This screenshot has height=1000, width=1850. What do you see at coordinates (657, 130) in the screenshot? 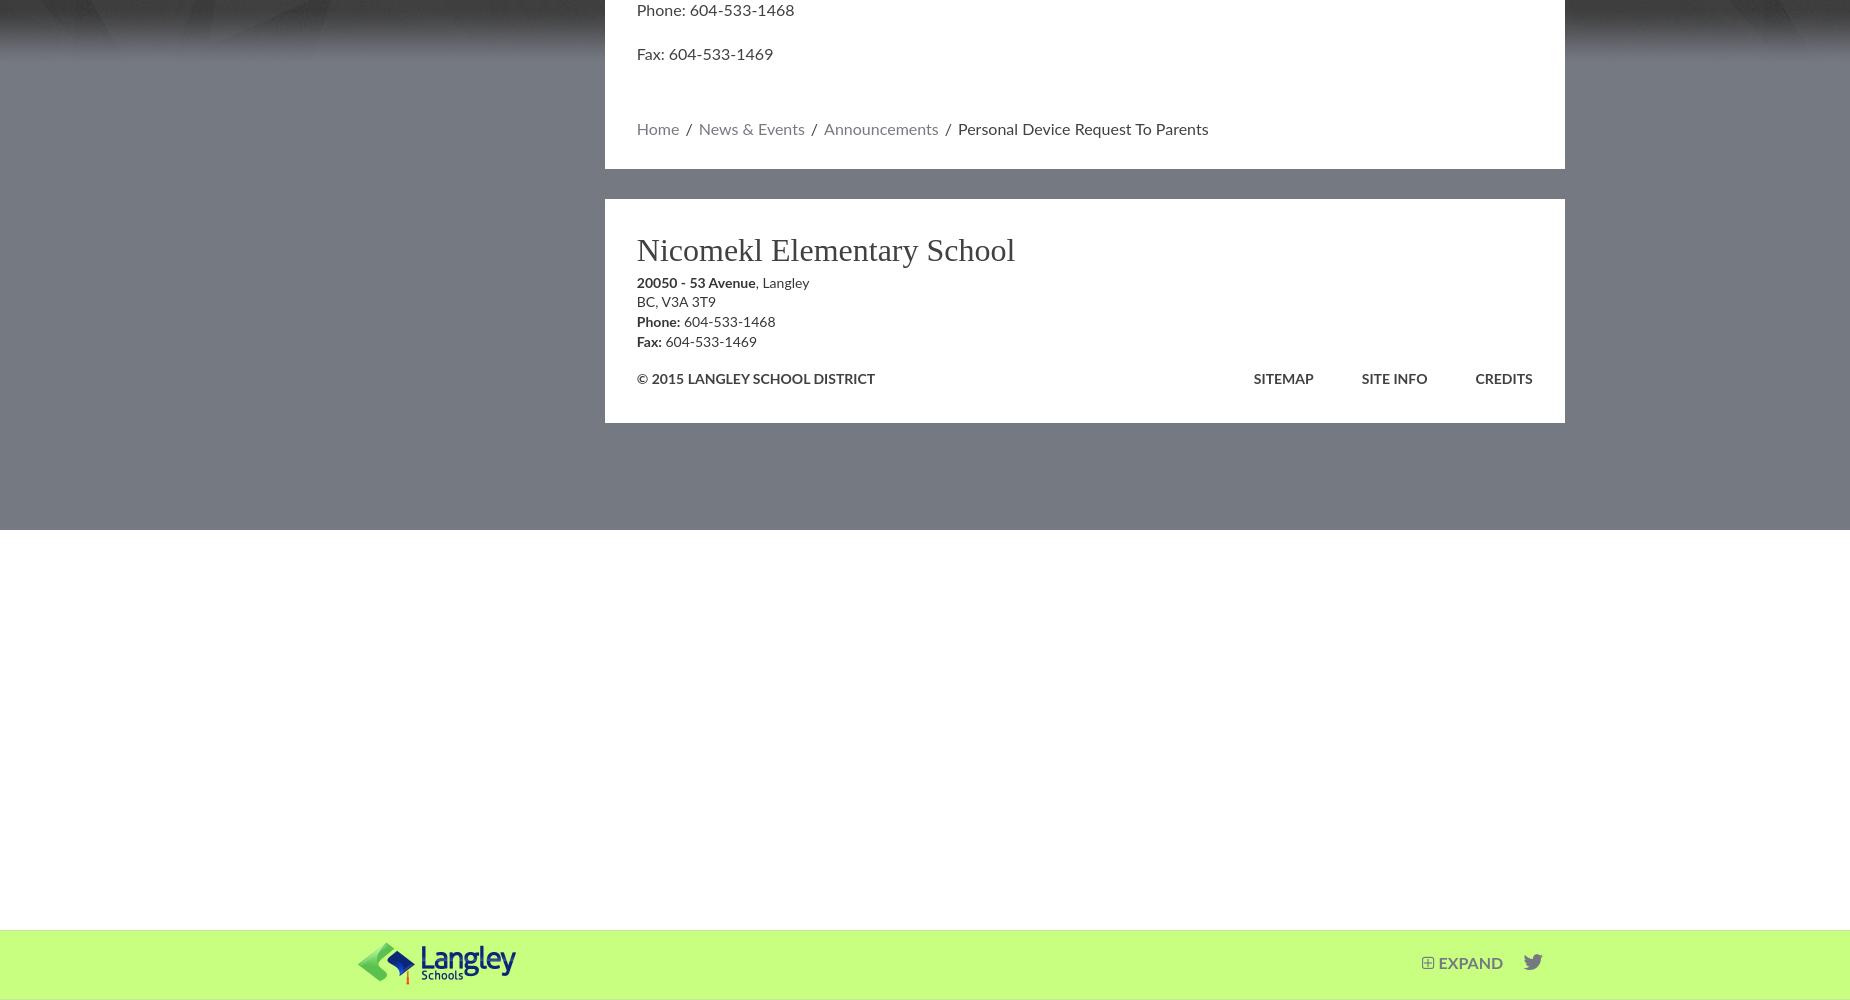
I see `'Home'` at bounding box center [657, 130].